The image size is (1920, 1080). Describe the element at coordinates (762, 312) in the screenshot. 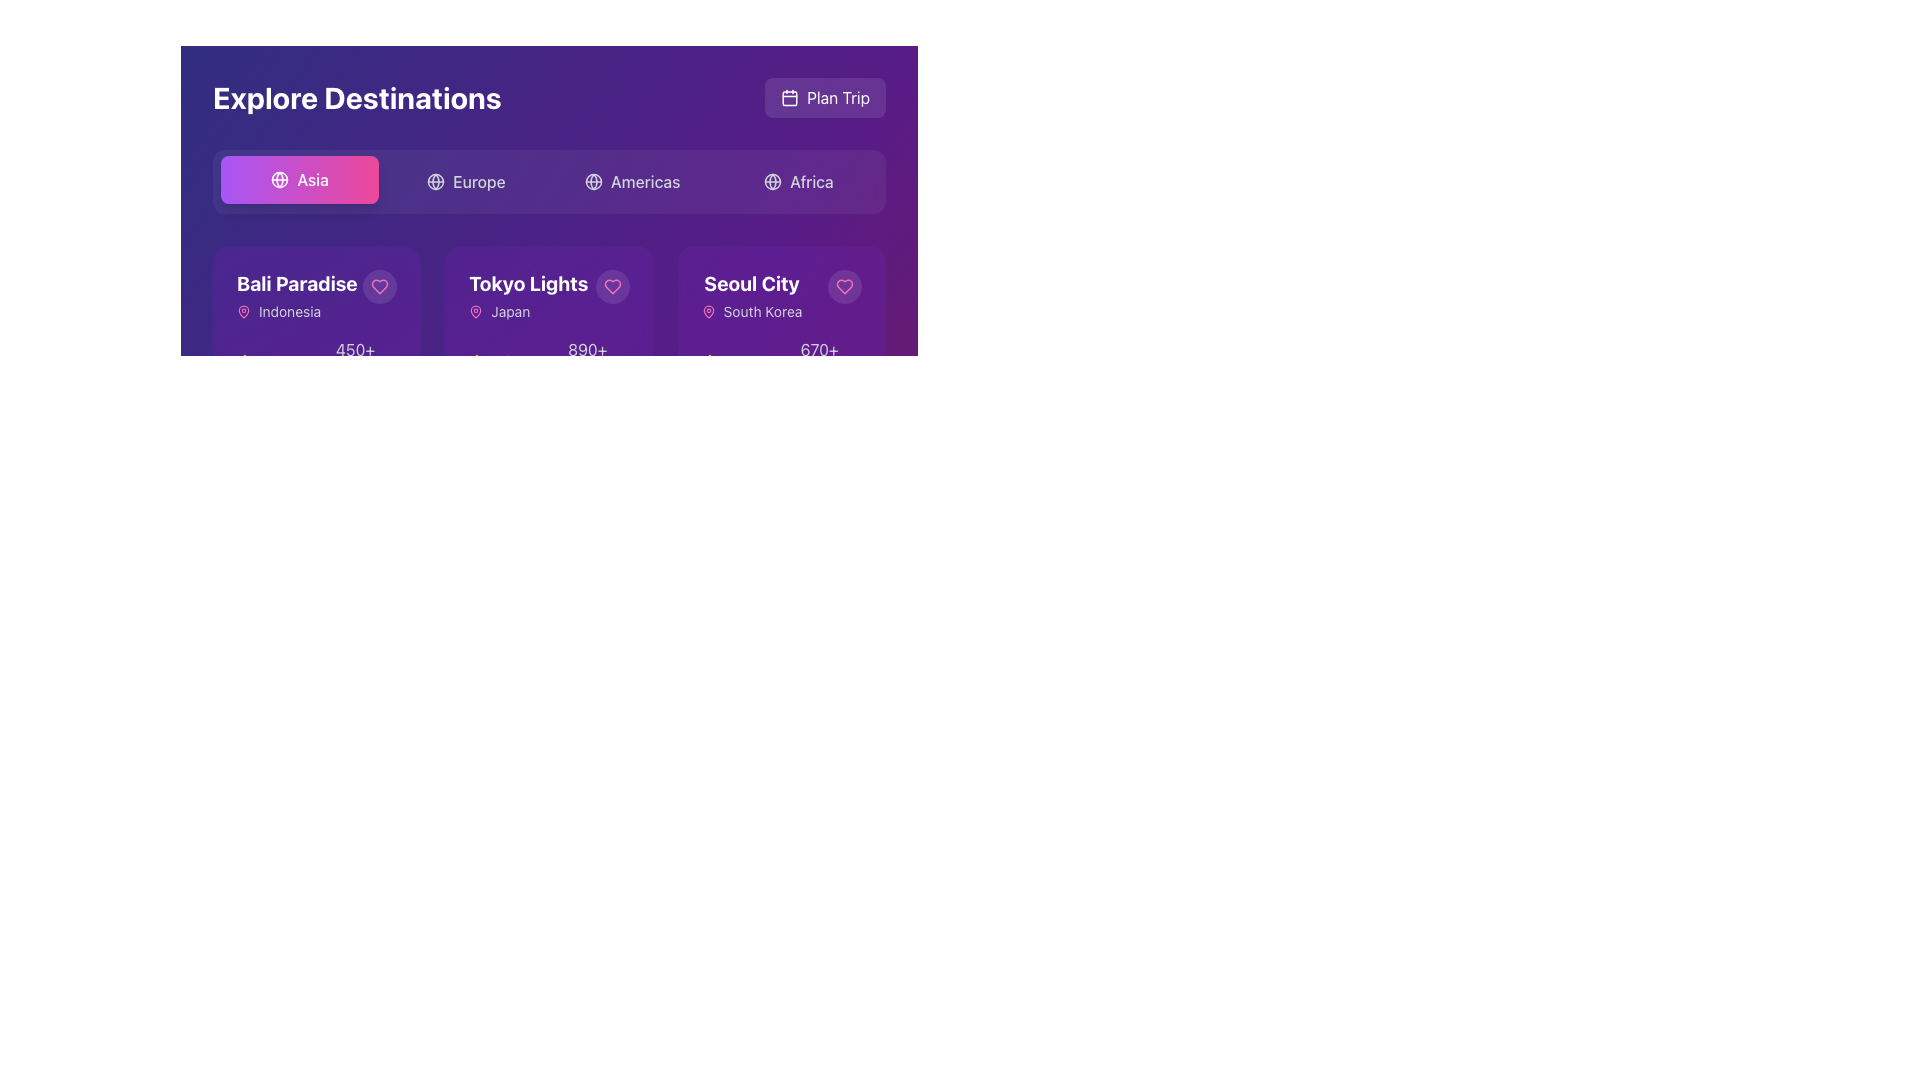

I see `text labeled 'South Korea' which is styled in gray color and small font, located in the bottom-left section of the 'Seoul City' card, adjacent to a map pin icon` at that location.